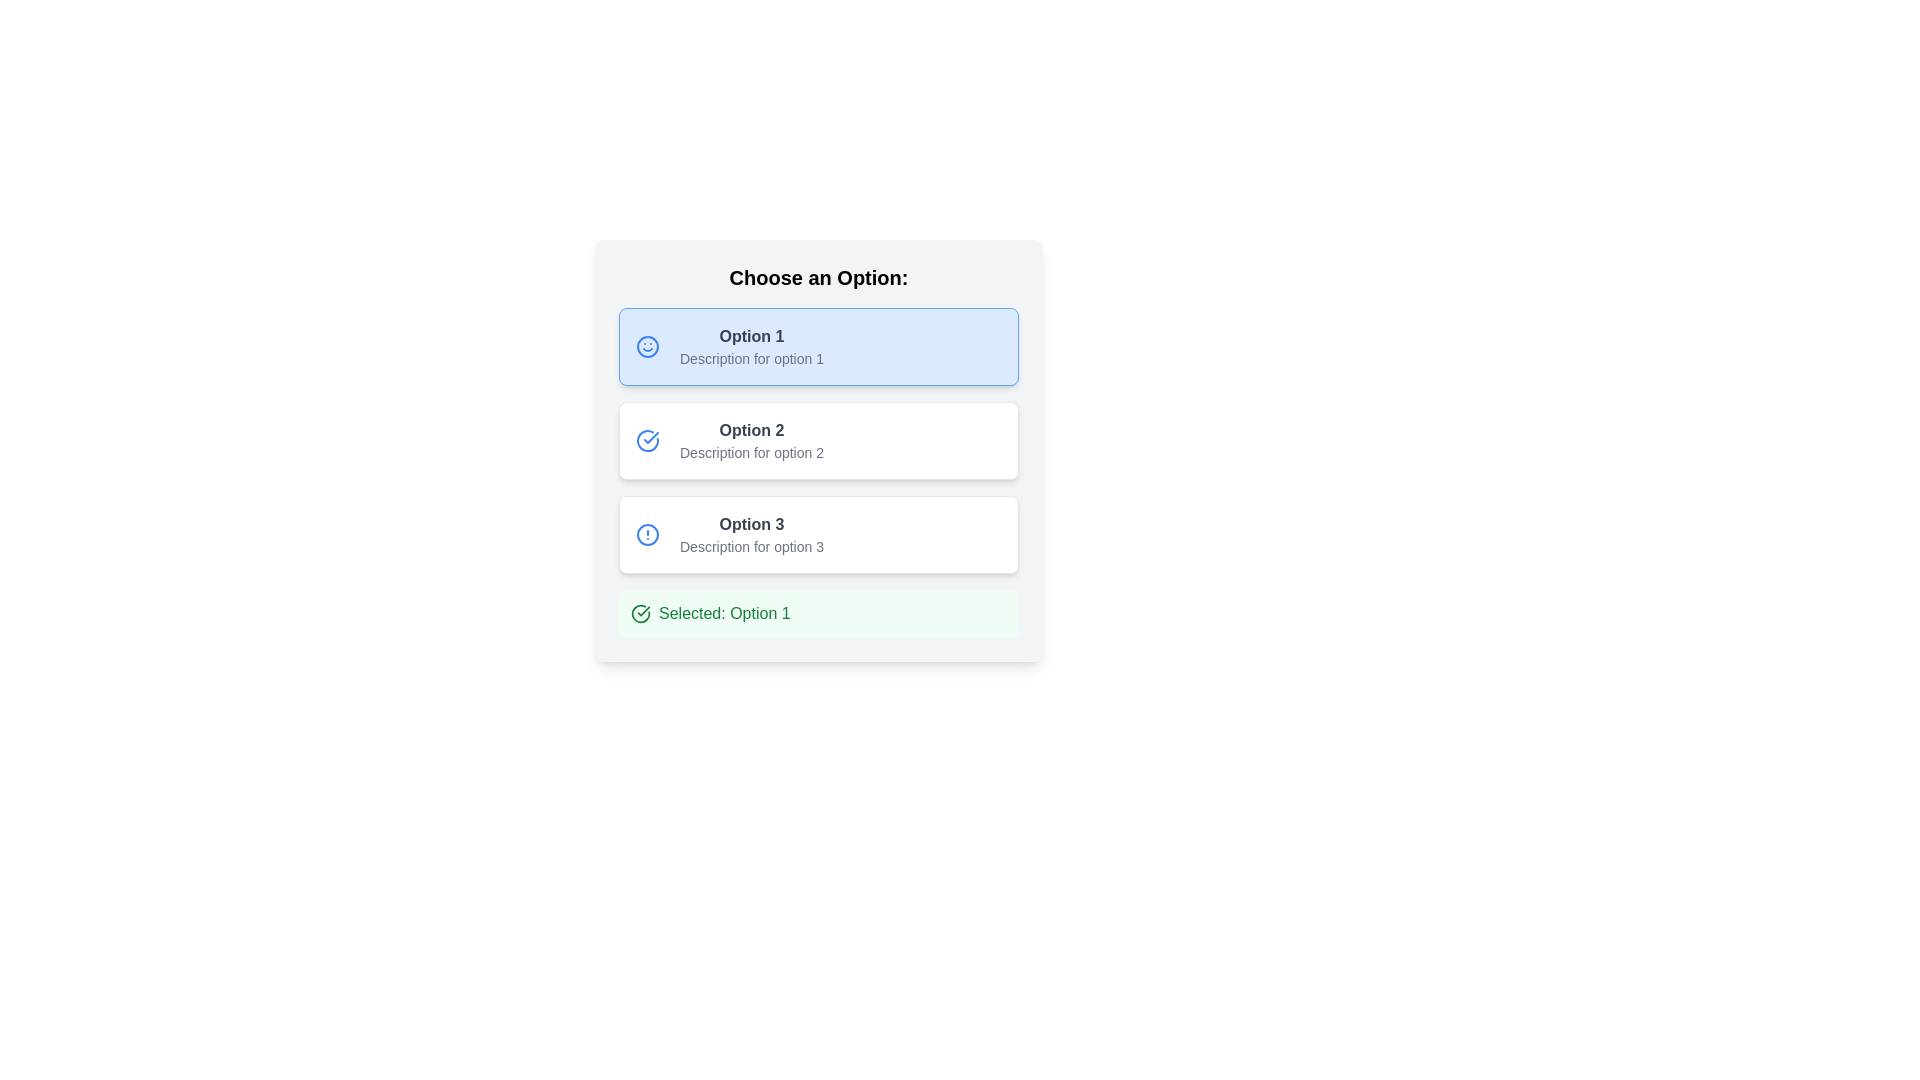 The width and height of the screenshot is (1920, 1080). Describe the element at coordinates (751, 346) in the screenshot. I see `the text element labeled 'Option 1' with the subtitle 'Description for option 1'` at that location.